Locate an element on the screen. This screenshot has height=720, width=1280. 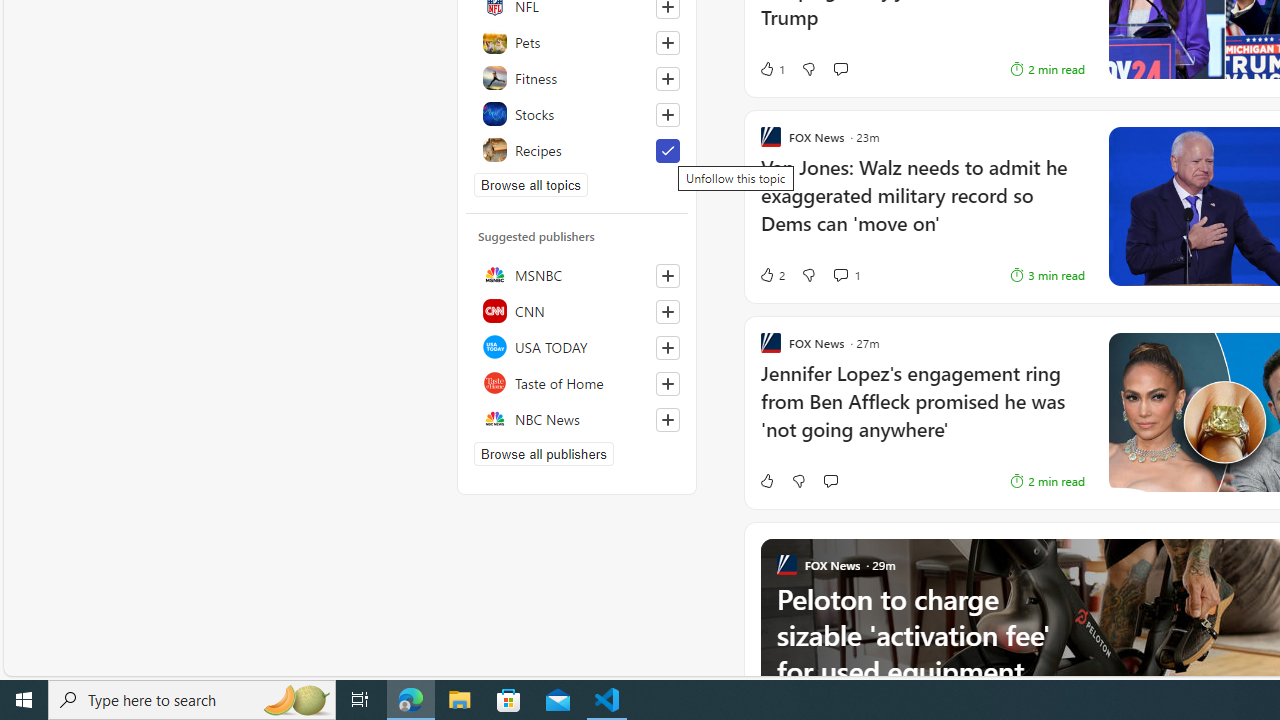
'Follow this source' is located at coordinates (667, 419).